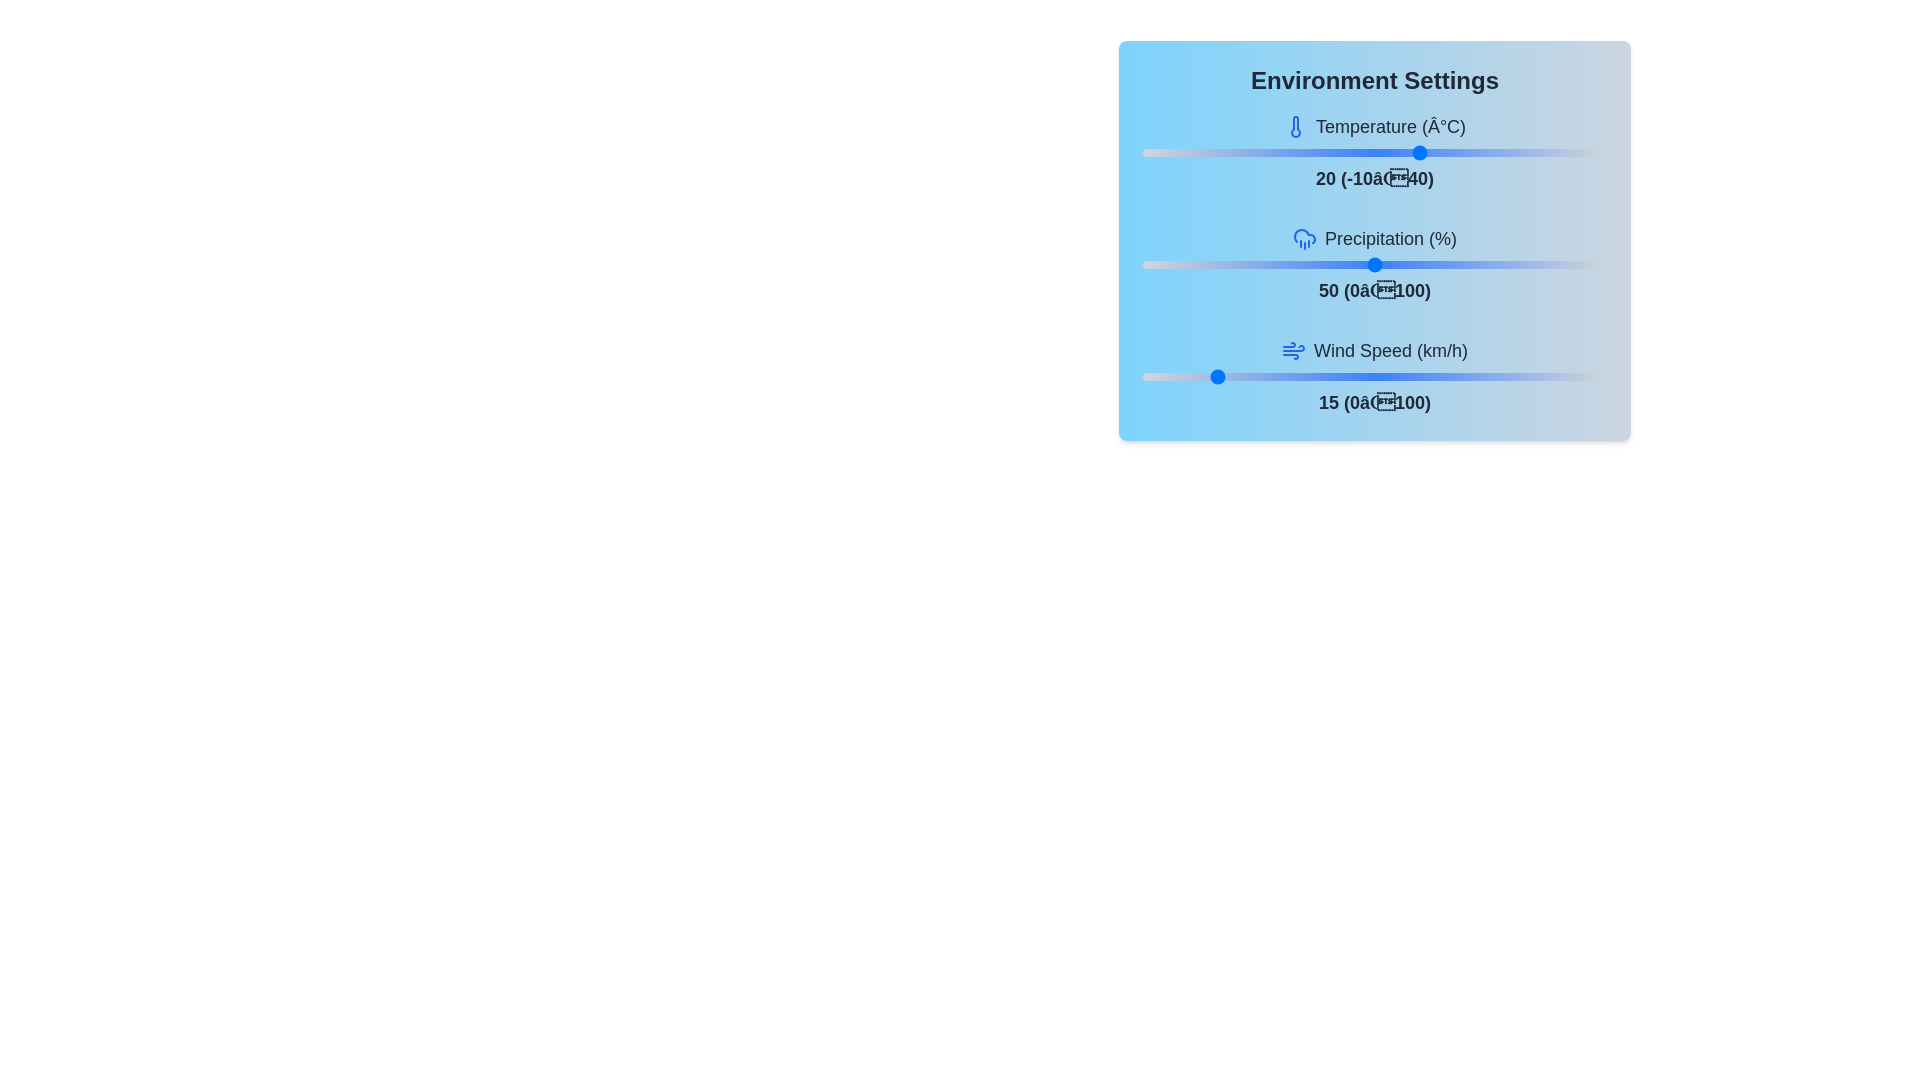 This screenshot has width=1920, height=1080. What do you see at coordinates (1509, 377) in the screenshot?
I see `the wind speed` at bounding box center [1509, 377].